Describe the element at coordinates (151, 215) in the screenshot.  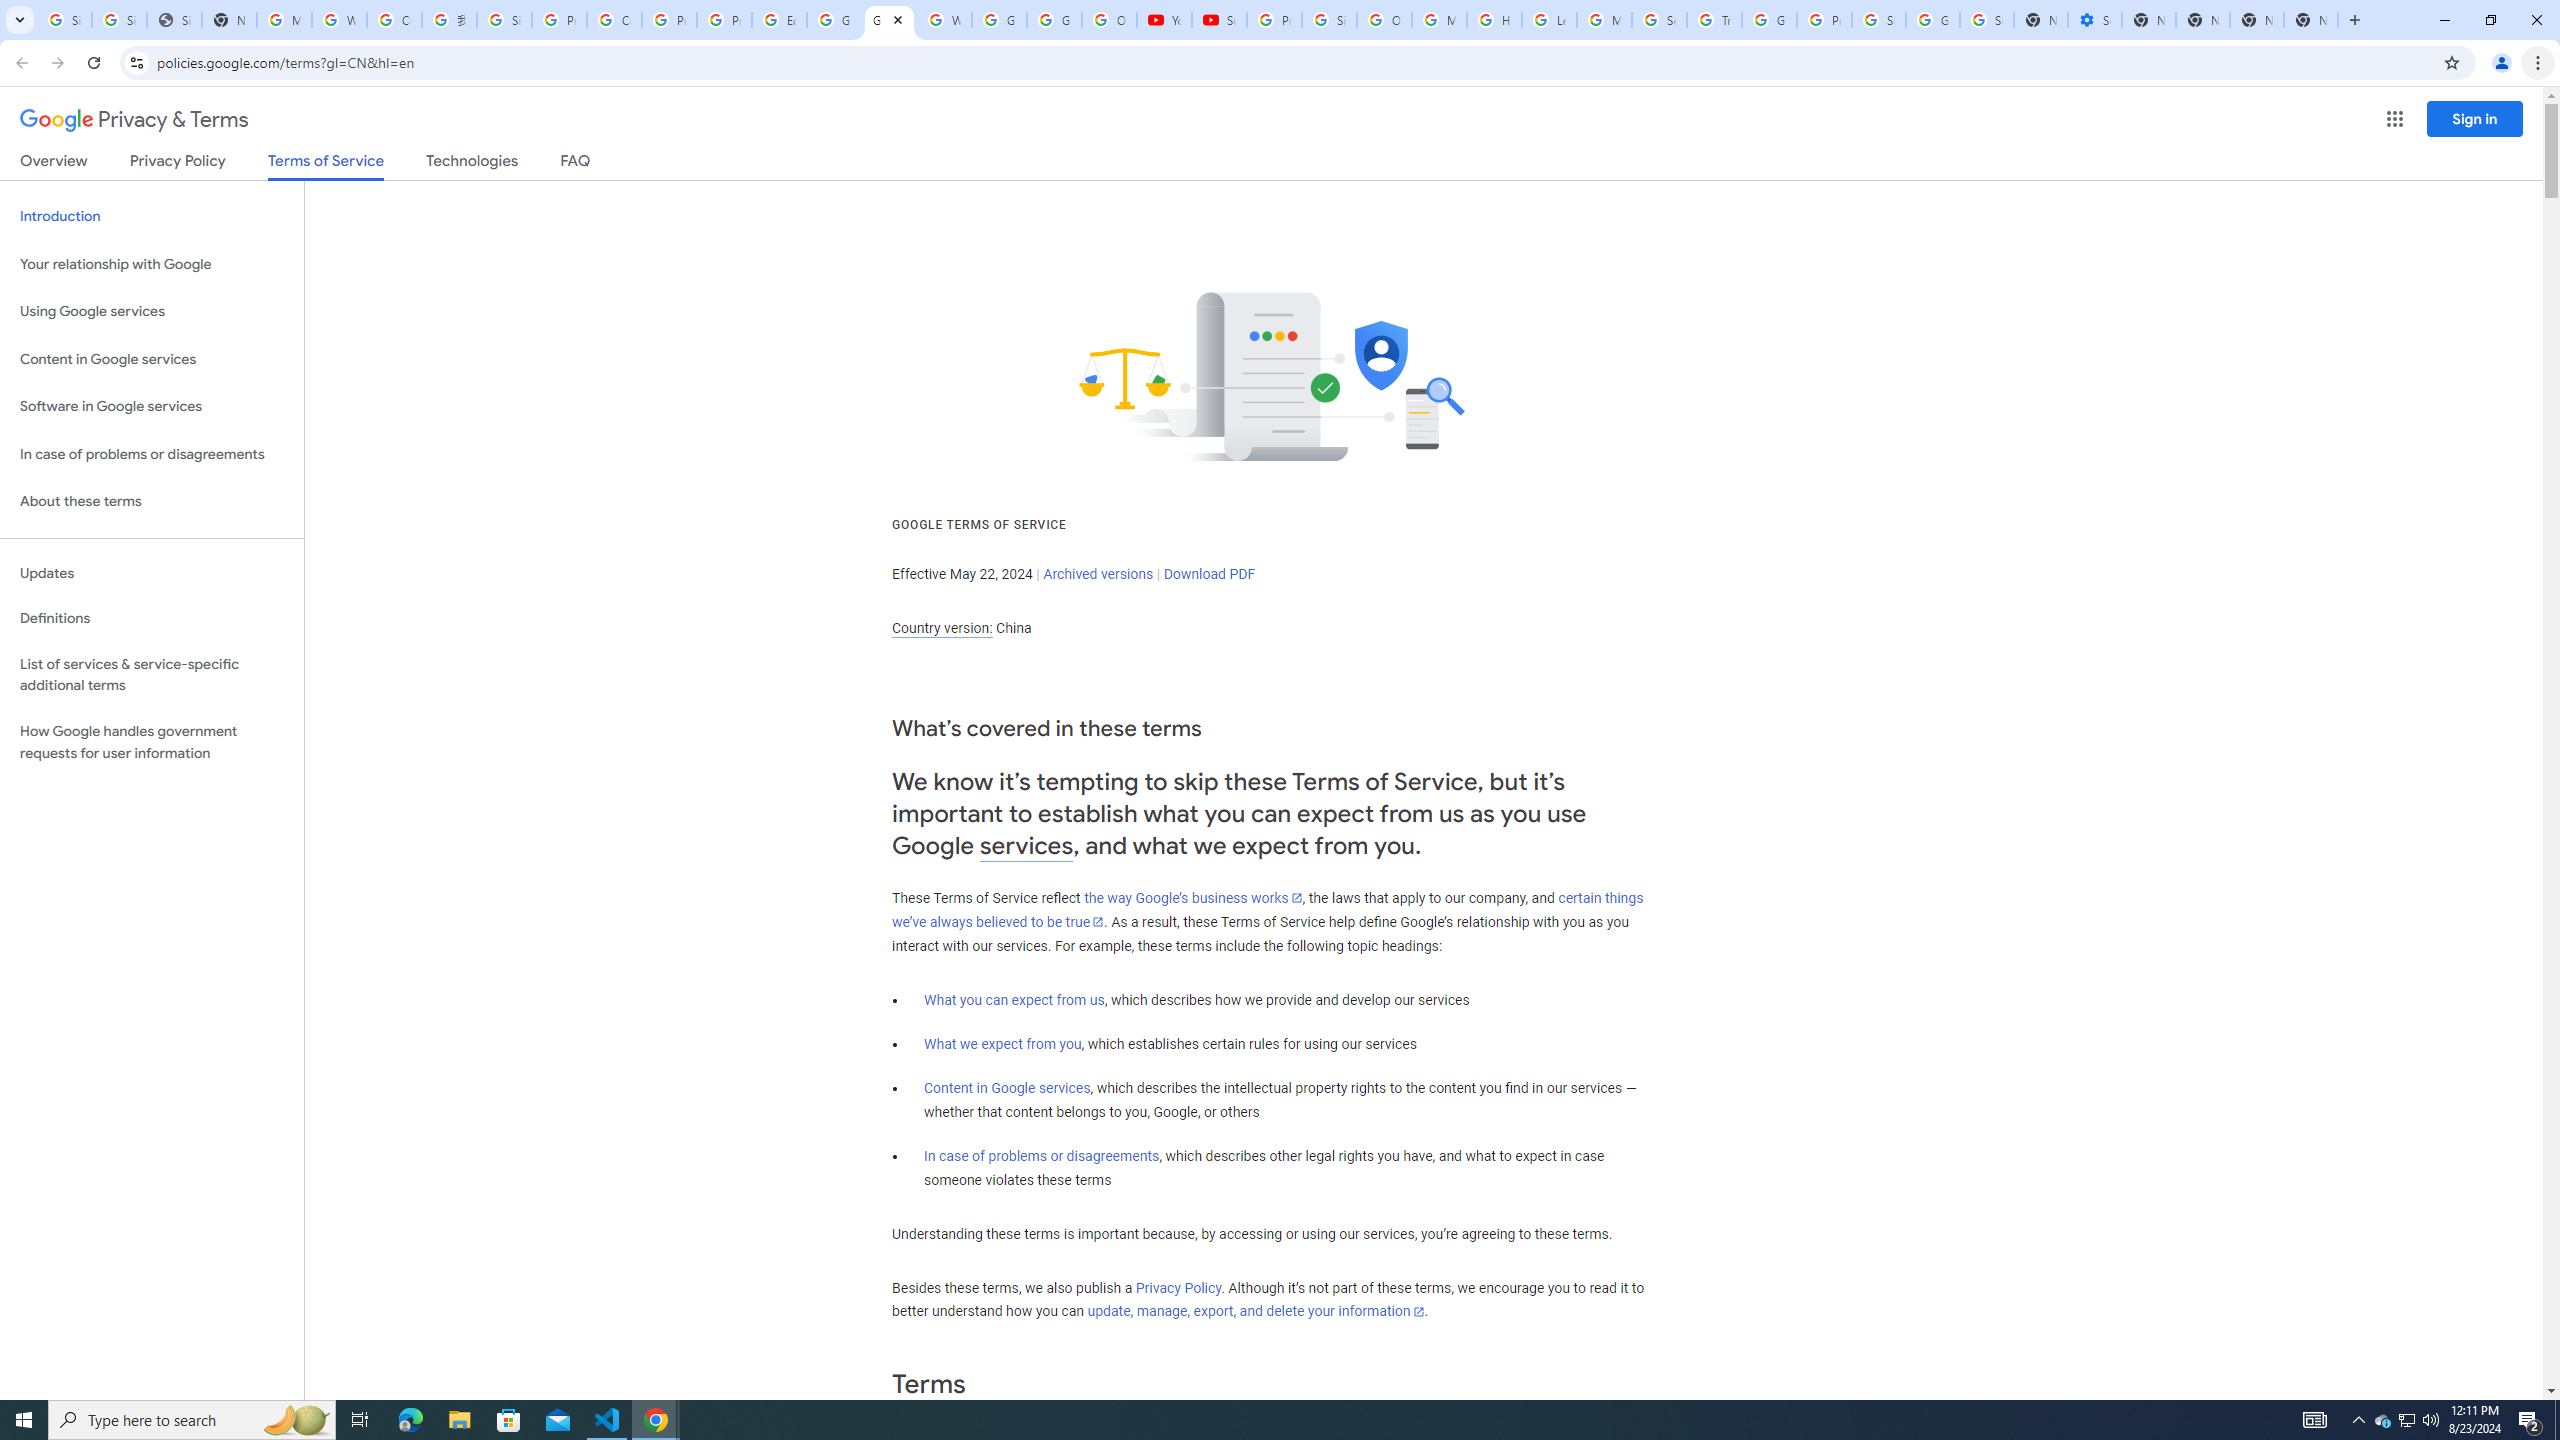
I see `'Introduction'` at that location.